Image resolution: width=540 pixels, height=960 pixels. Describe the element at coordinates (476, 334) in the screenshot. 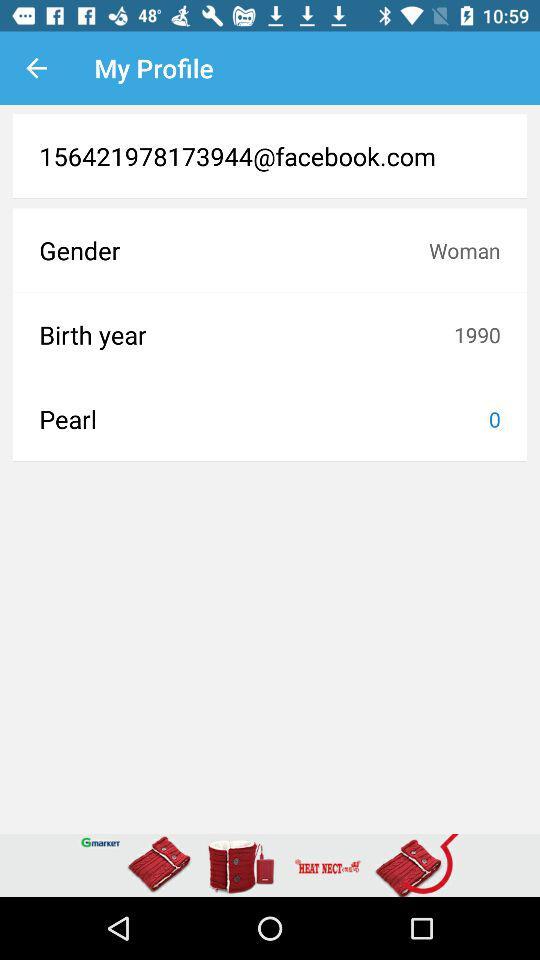

I see `the icon below woman icon` at that location.